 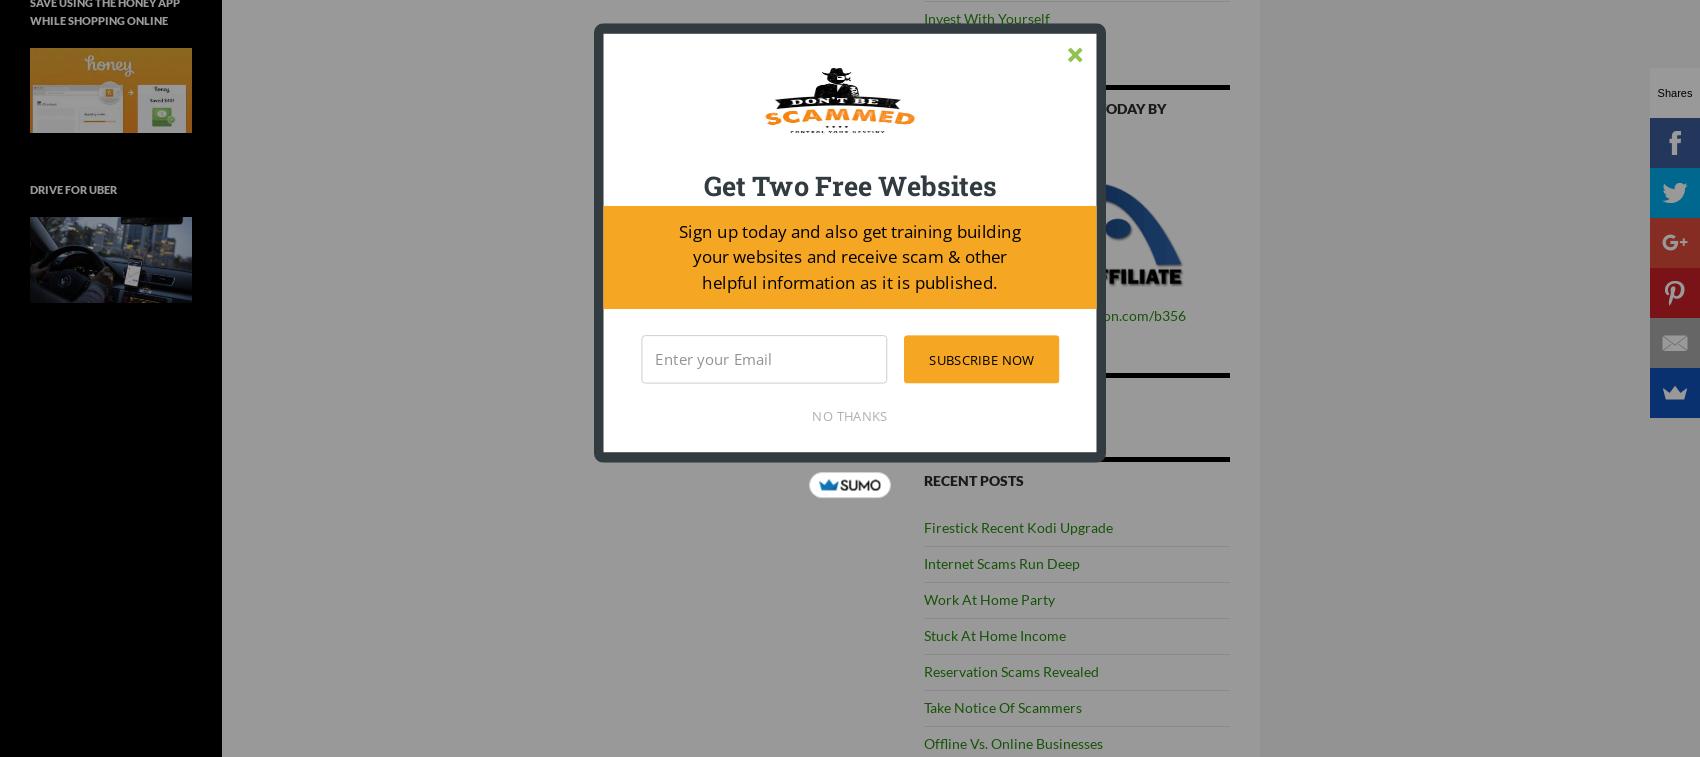 What do you see at coordinates (1000, 563) in the screenshot?
I see `'Internet Scams Run Deep'` at bounding box center [1000, 563].